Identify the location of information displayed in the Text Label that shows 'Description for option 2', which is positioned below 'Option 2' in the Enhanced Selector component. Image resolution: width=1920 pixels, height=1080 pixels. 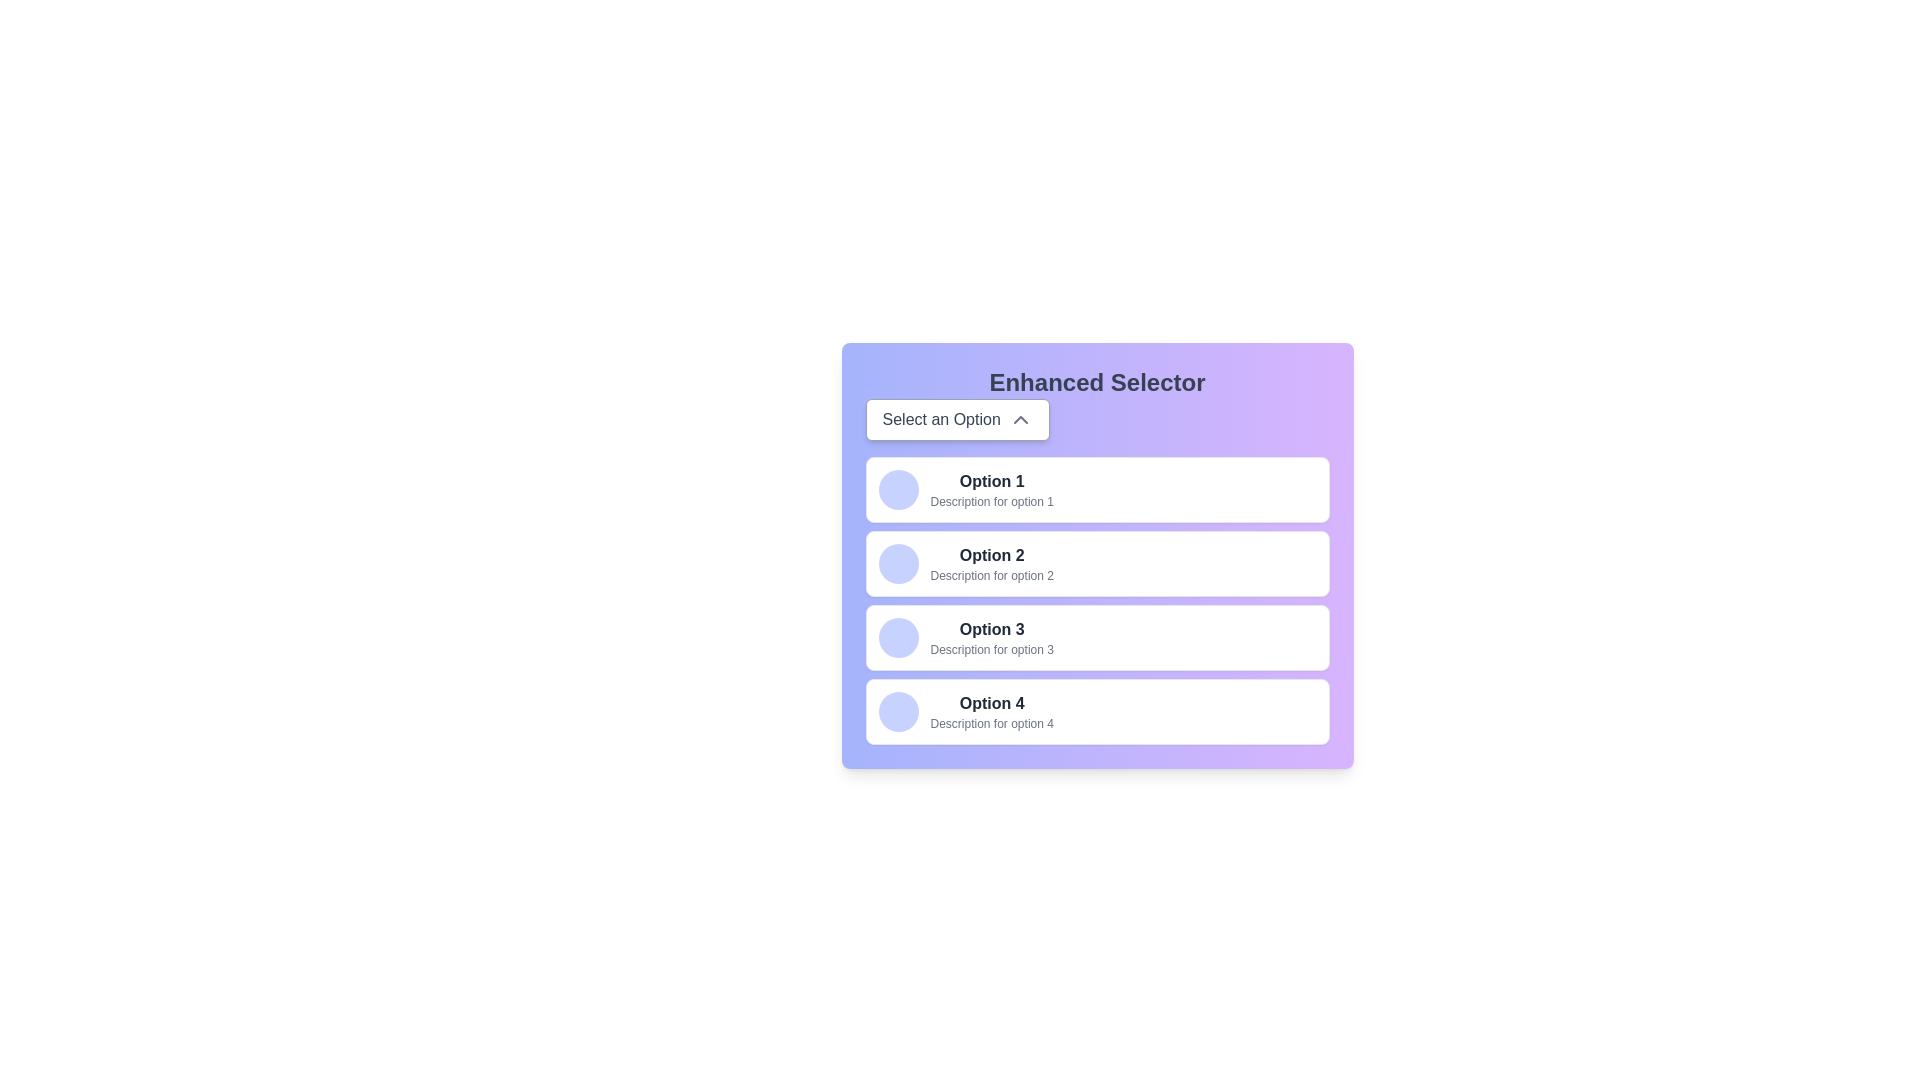
(992, 575).